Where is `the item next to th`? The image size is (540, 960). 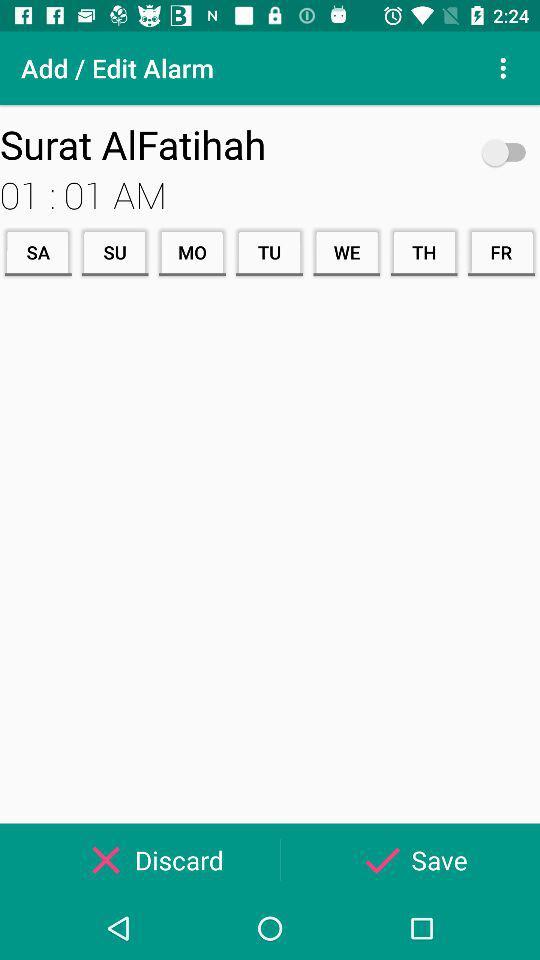 the item next to th is located at coordinates (500, 251).